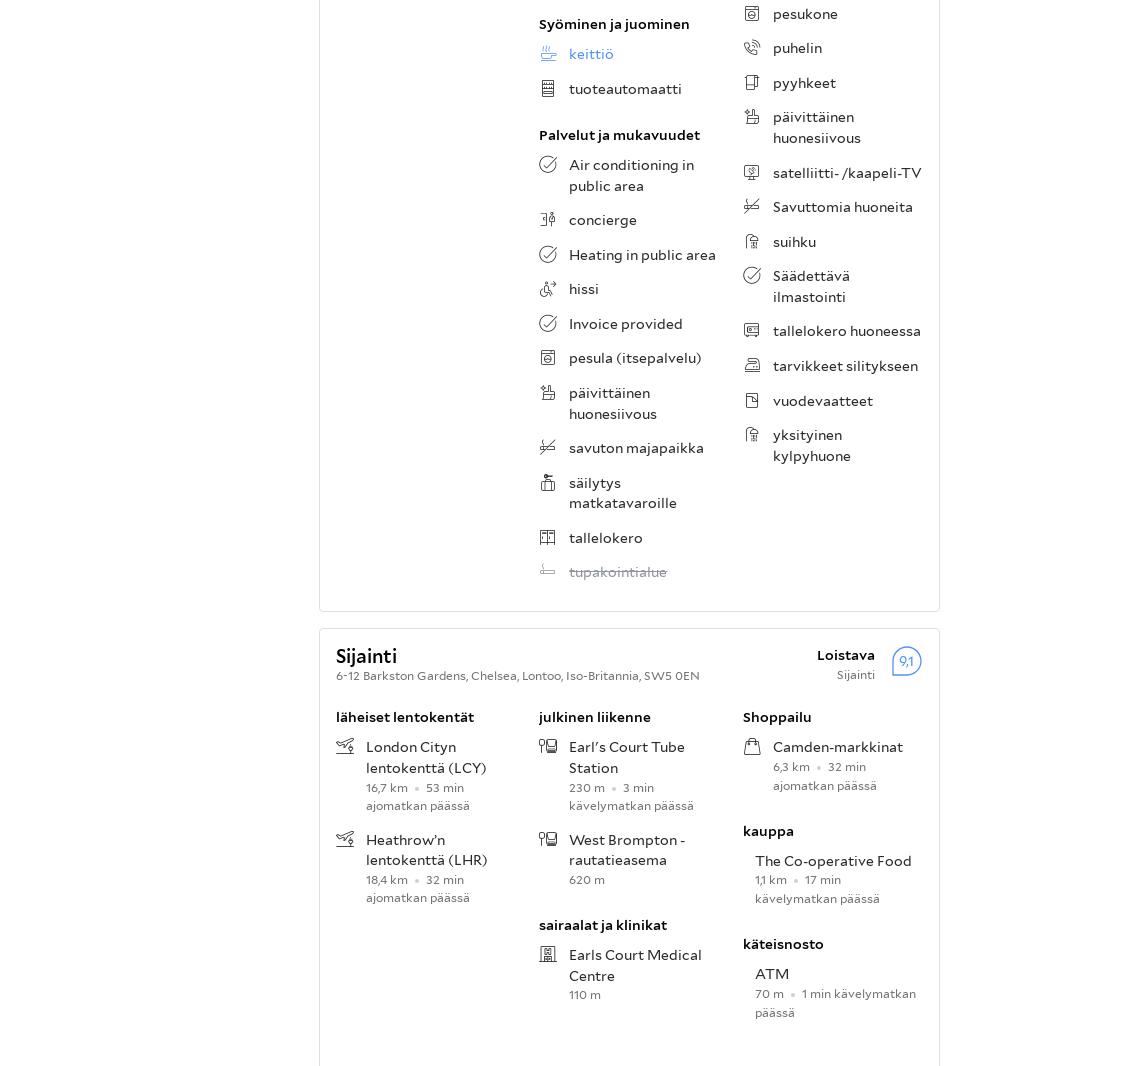 Image resolution: width=1132 pixels, height=1066 pixels. What do you see at coordinates (385, 785) in the screenshot?
I see `'16,7 km'` at bounding box center [385, 785].